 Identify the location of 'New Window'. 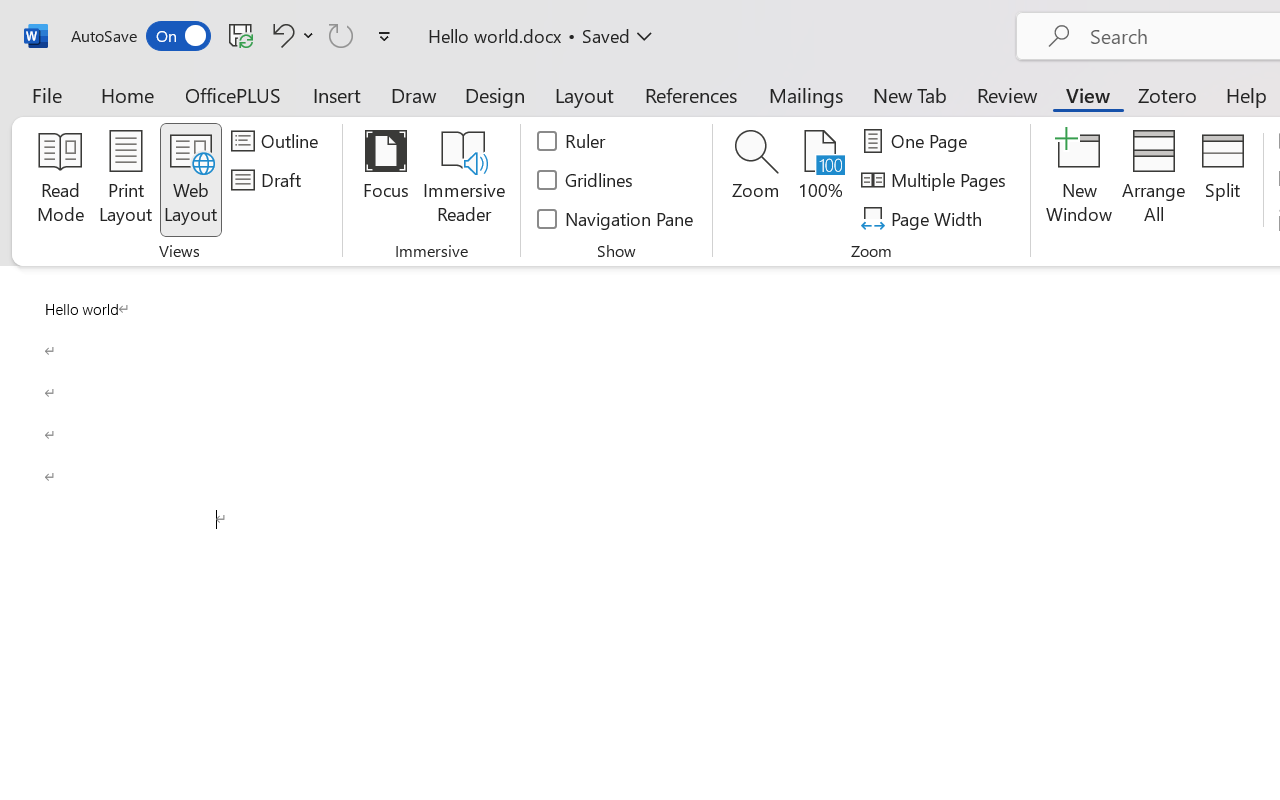
(1078, 179).